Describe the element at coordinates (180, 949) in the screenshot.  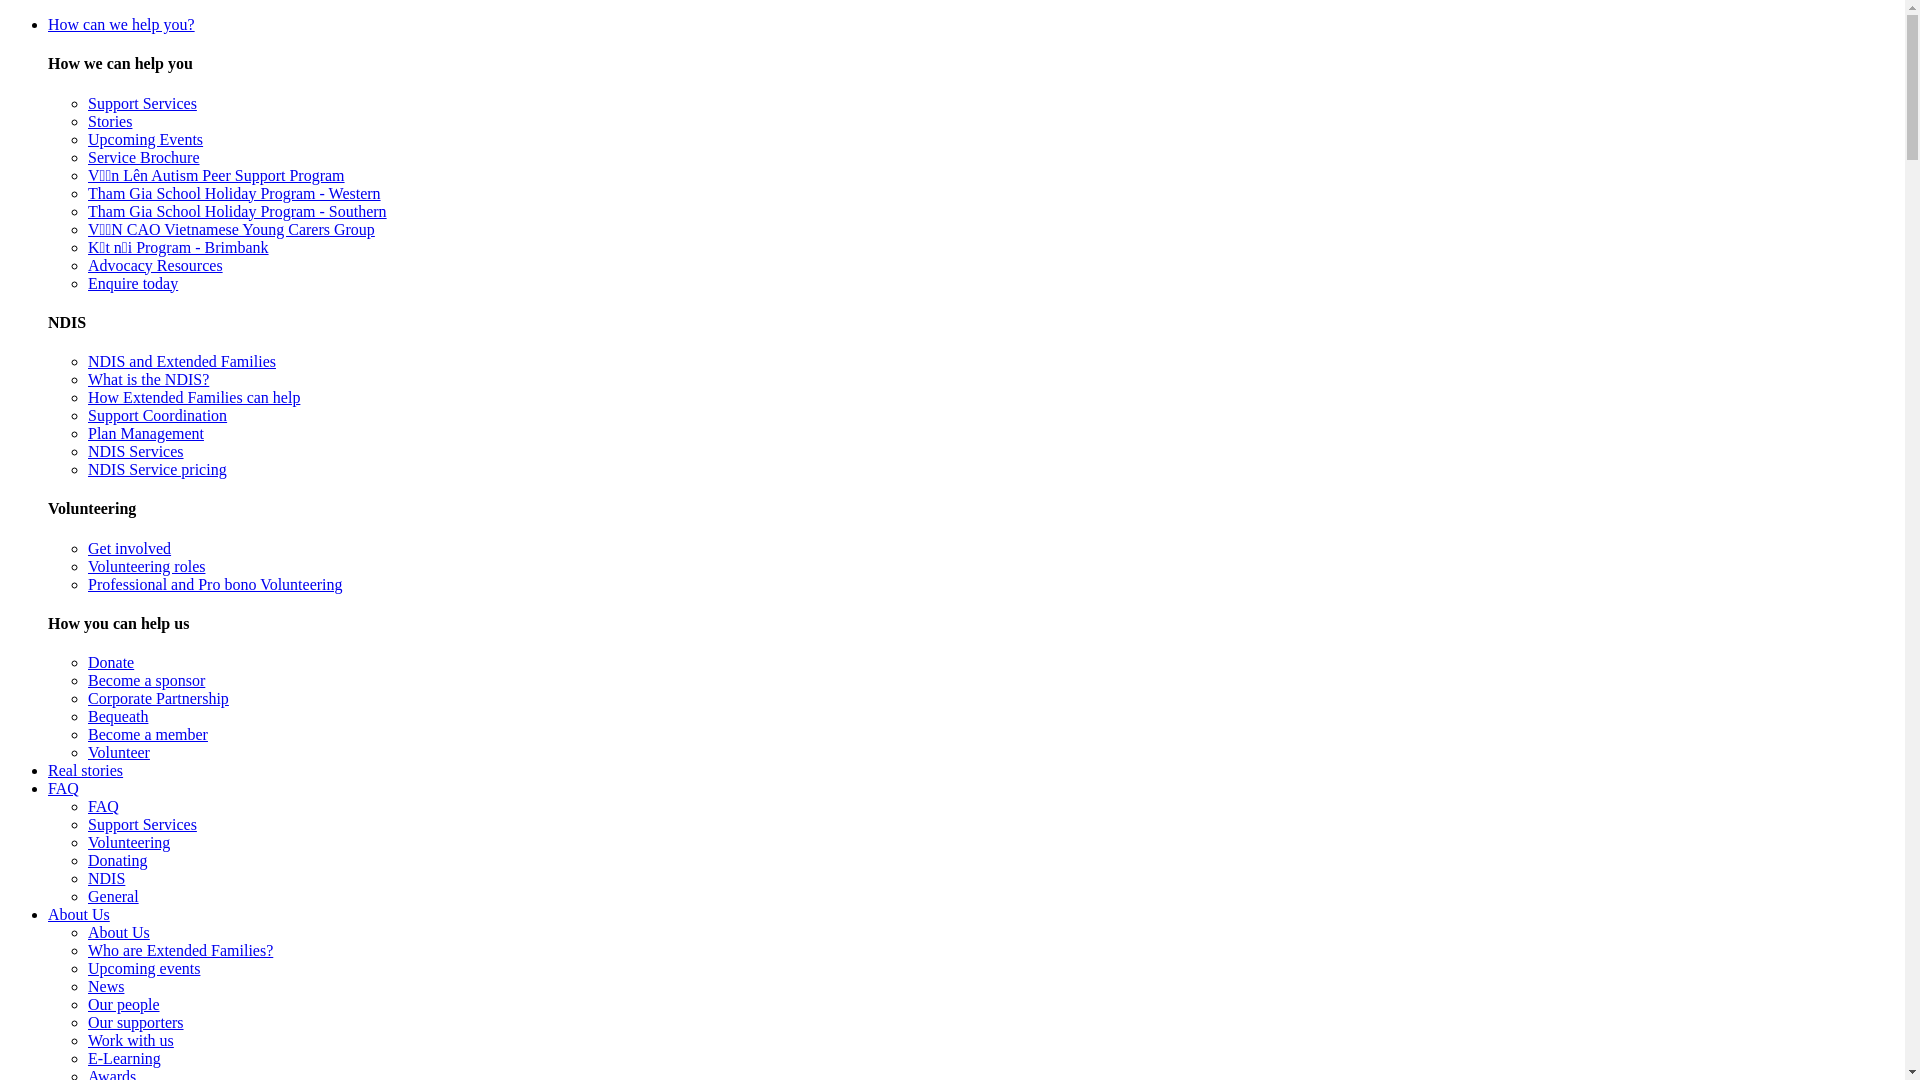
I see `'Who are Extended Families?'` at that location.